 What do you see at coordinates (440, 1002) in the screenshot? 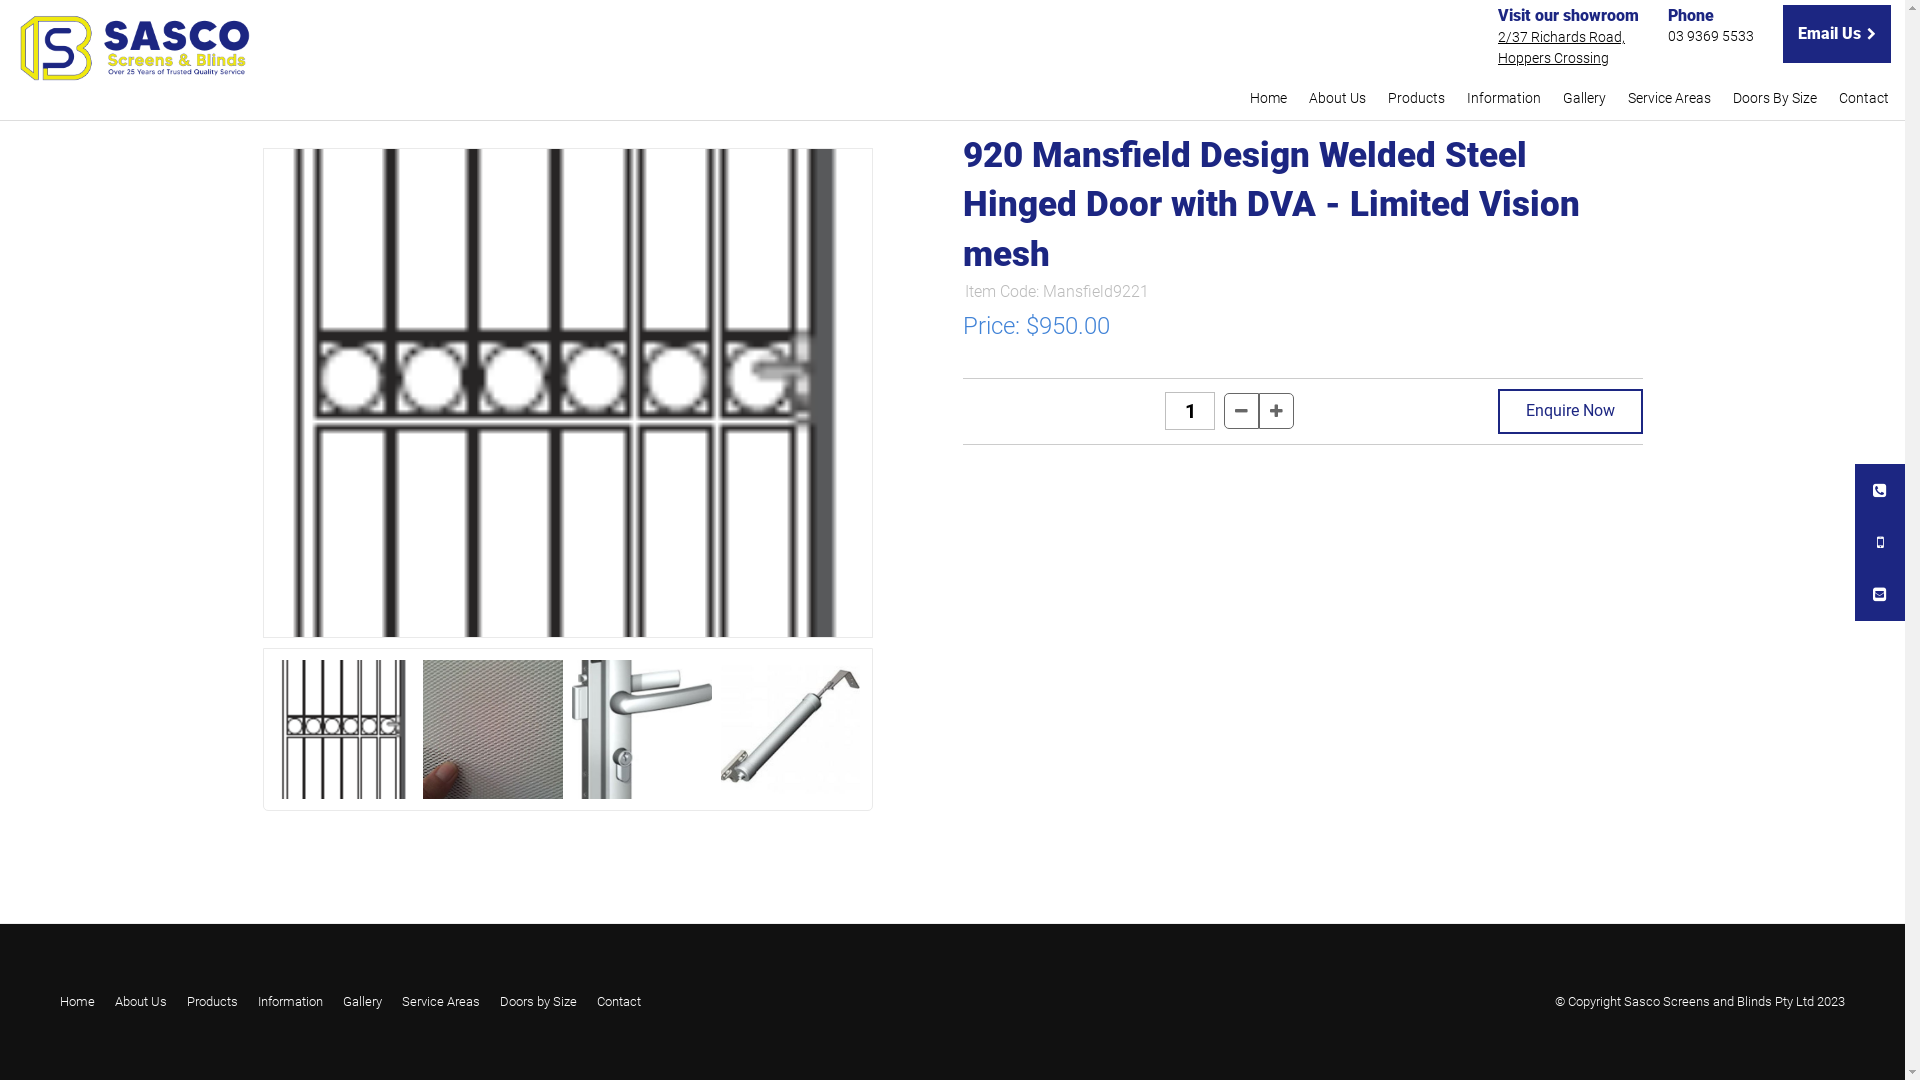
I see `'Service Areas'` at bounding box center [440, 1002].